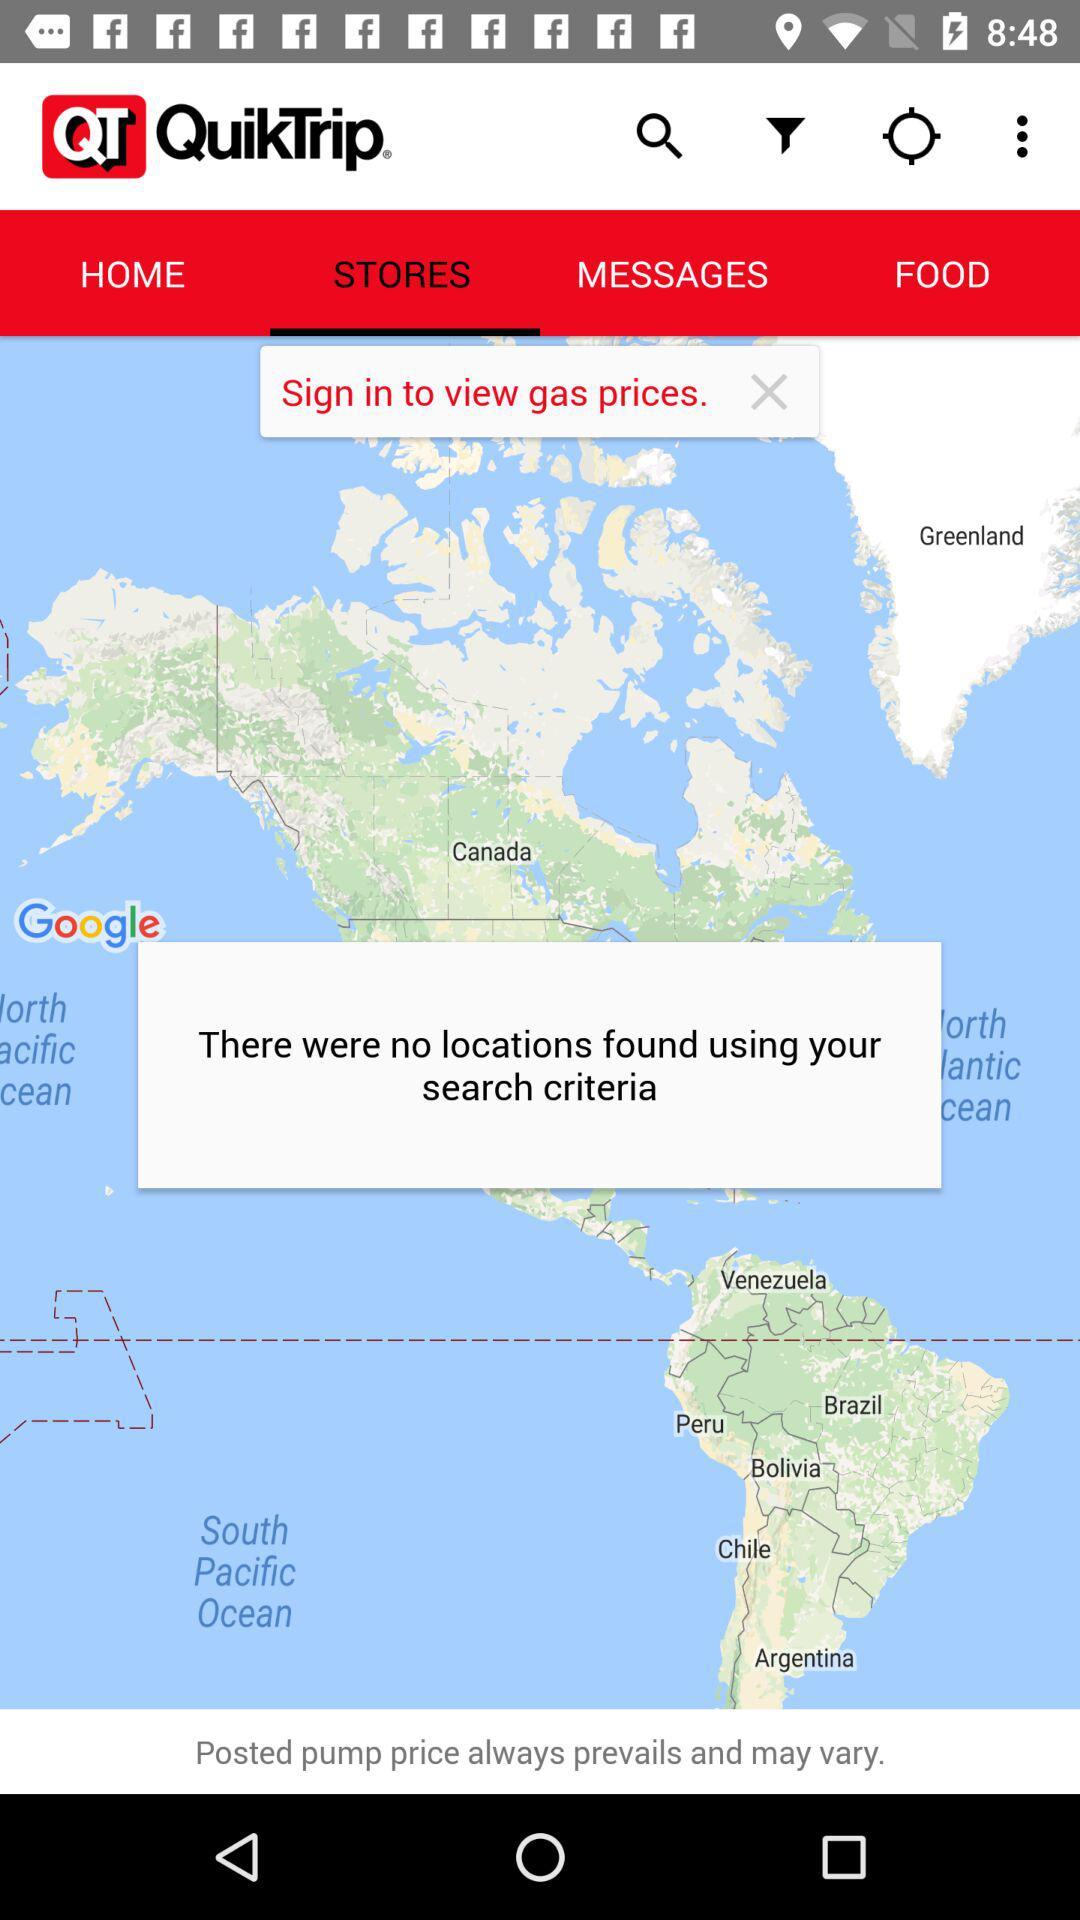 This screenshot has width=1080, height=1920. Describe the element at coordinates (509, 391) in the screenshot. I see `icon above the there were no item` at that location.